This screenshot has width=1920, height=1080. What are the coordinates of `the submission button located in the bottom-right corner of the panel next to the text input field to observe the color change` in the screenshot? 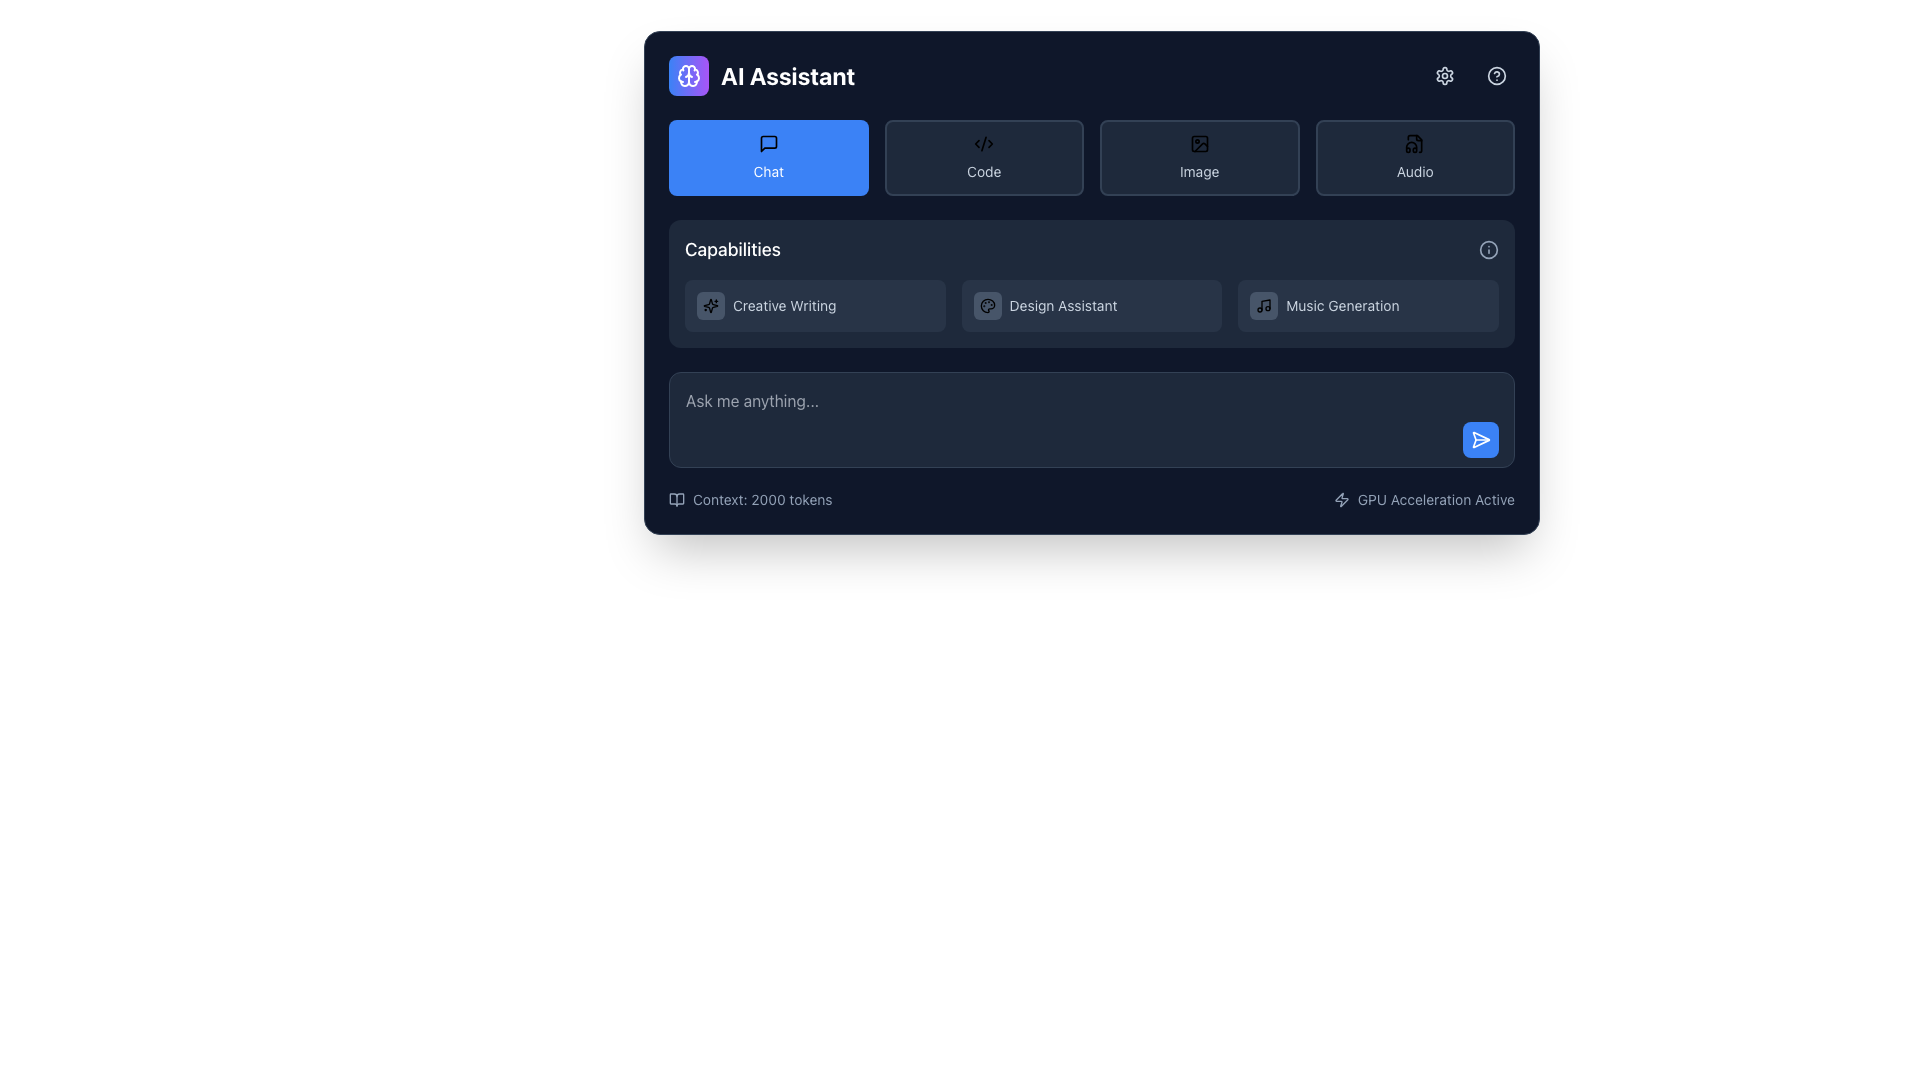 It's located at (1481, 438).